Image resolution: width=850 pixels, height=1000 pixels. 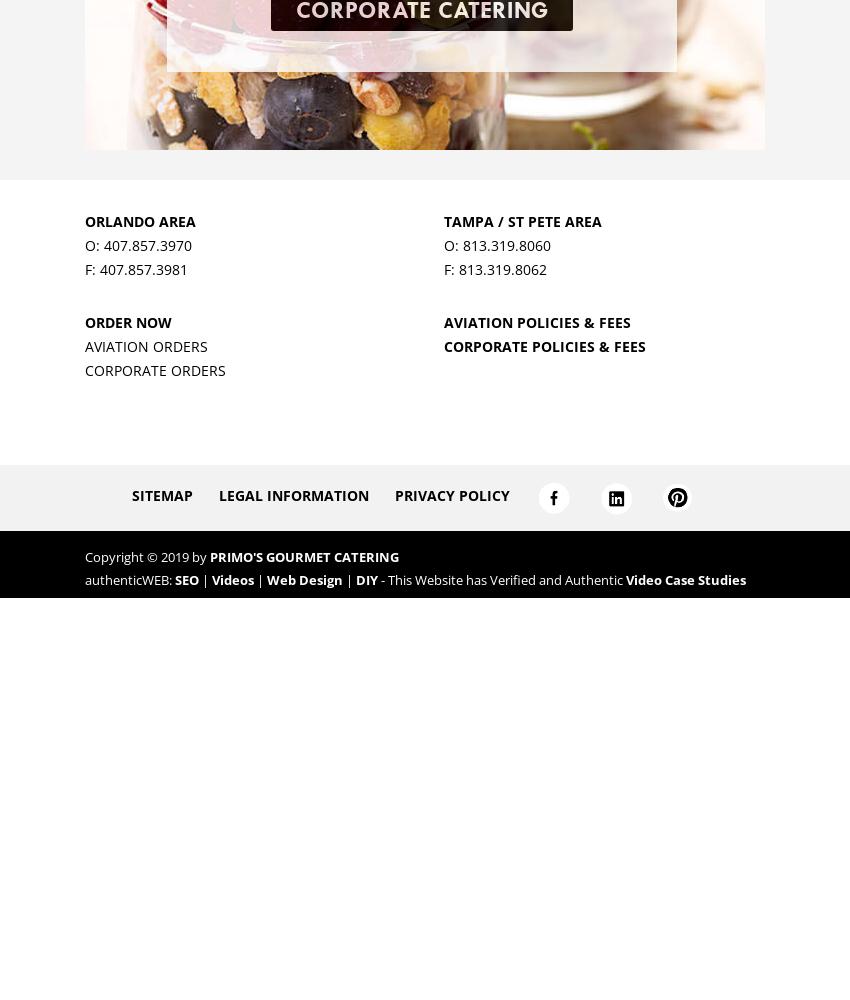 I want to click on 'O: 813.319.8060', so click(x=496, y=243).